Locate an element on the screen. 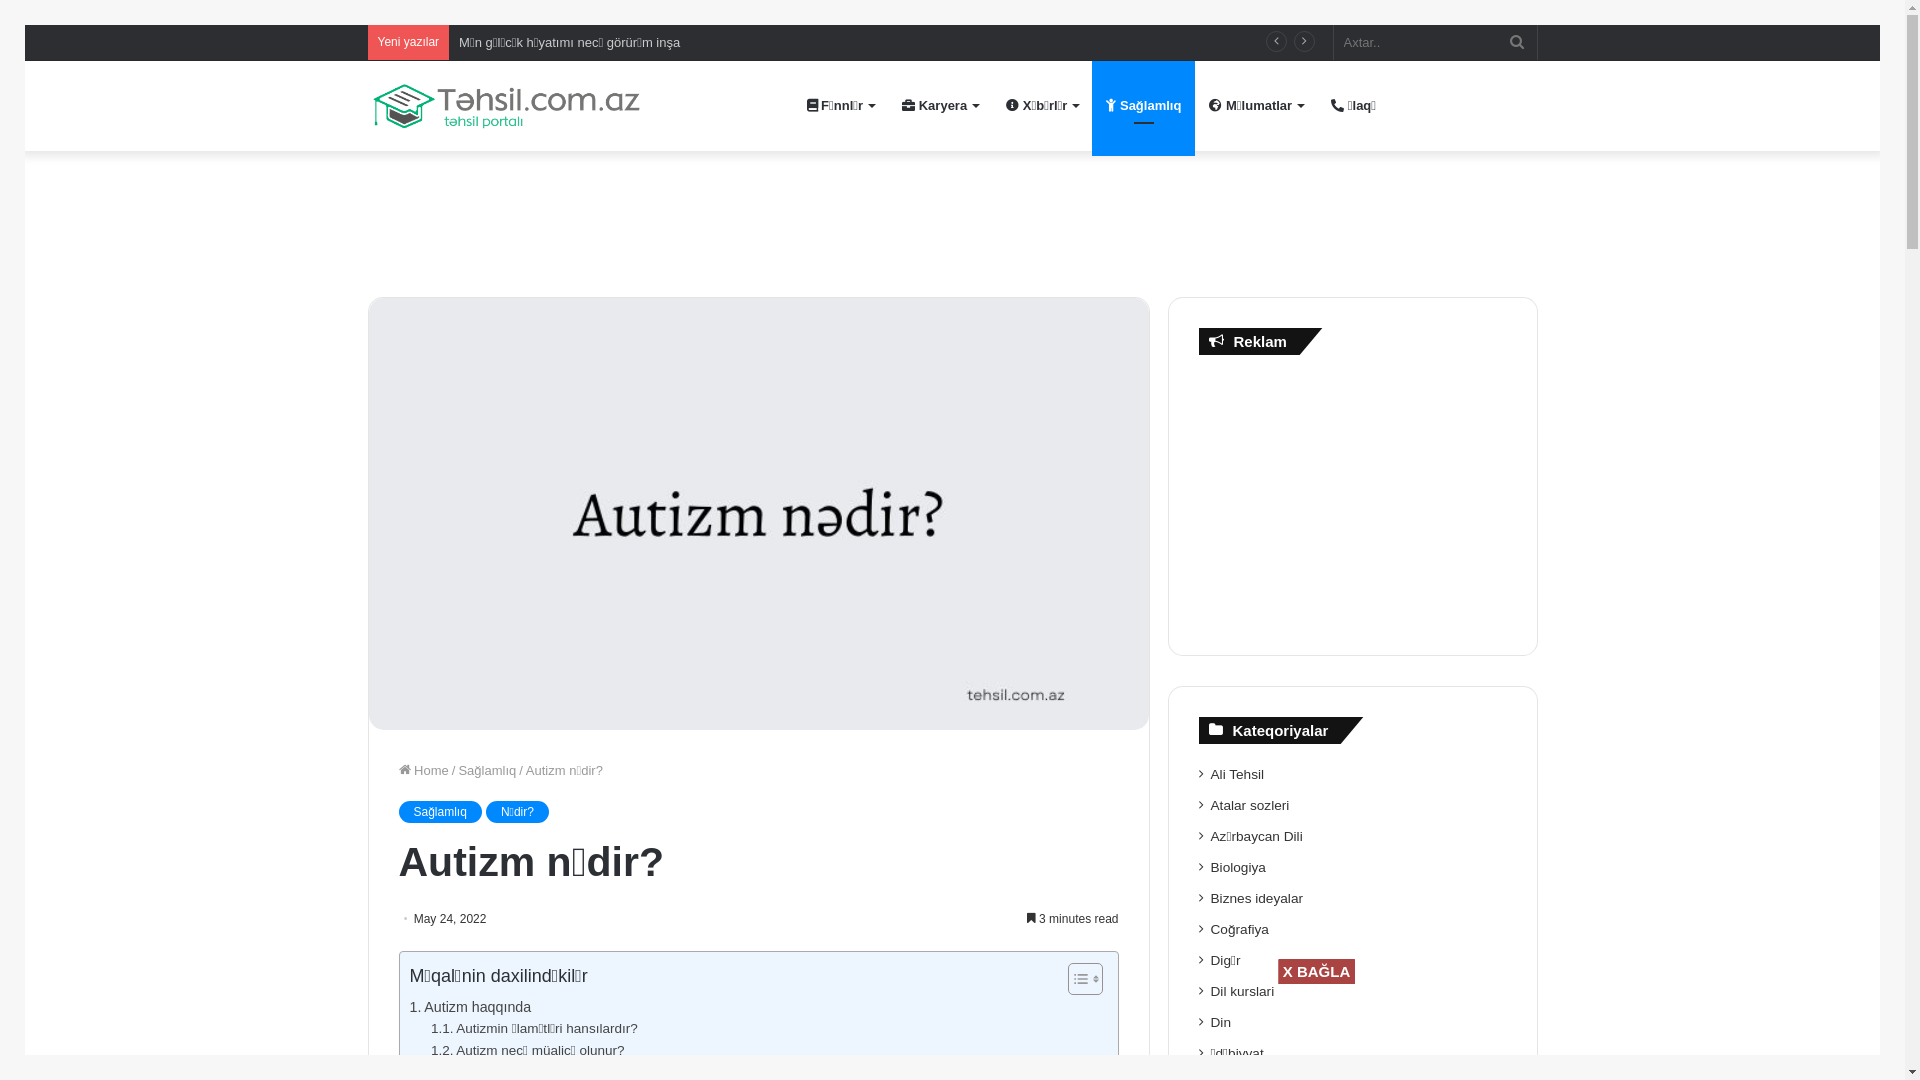 The height and width of the screenshot is (1080, 1920). 'Advertisement' is located at coordinates (950, 216).